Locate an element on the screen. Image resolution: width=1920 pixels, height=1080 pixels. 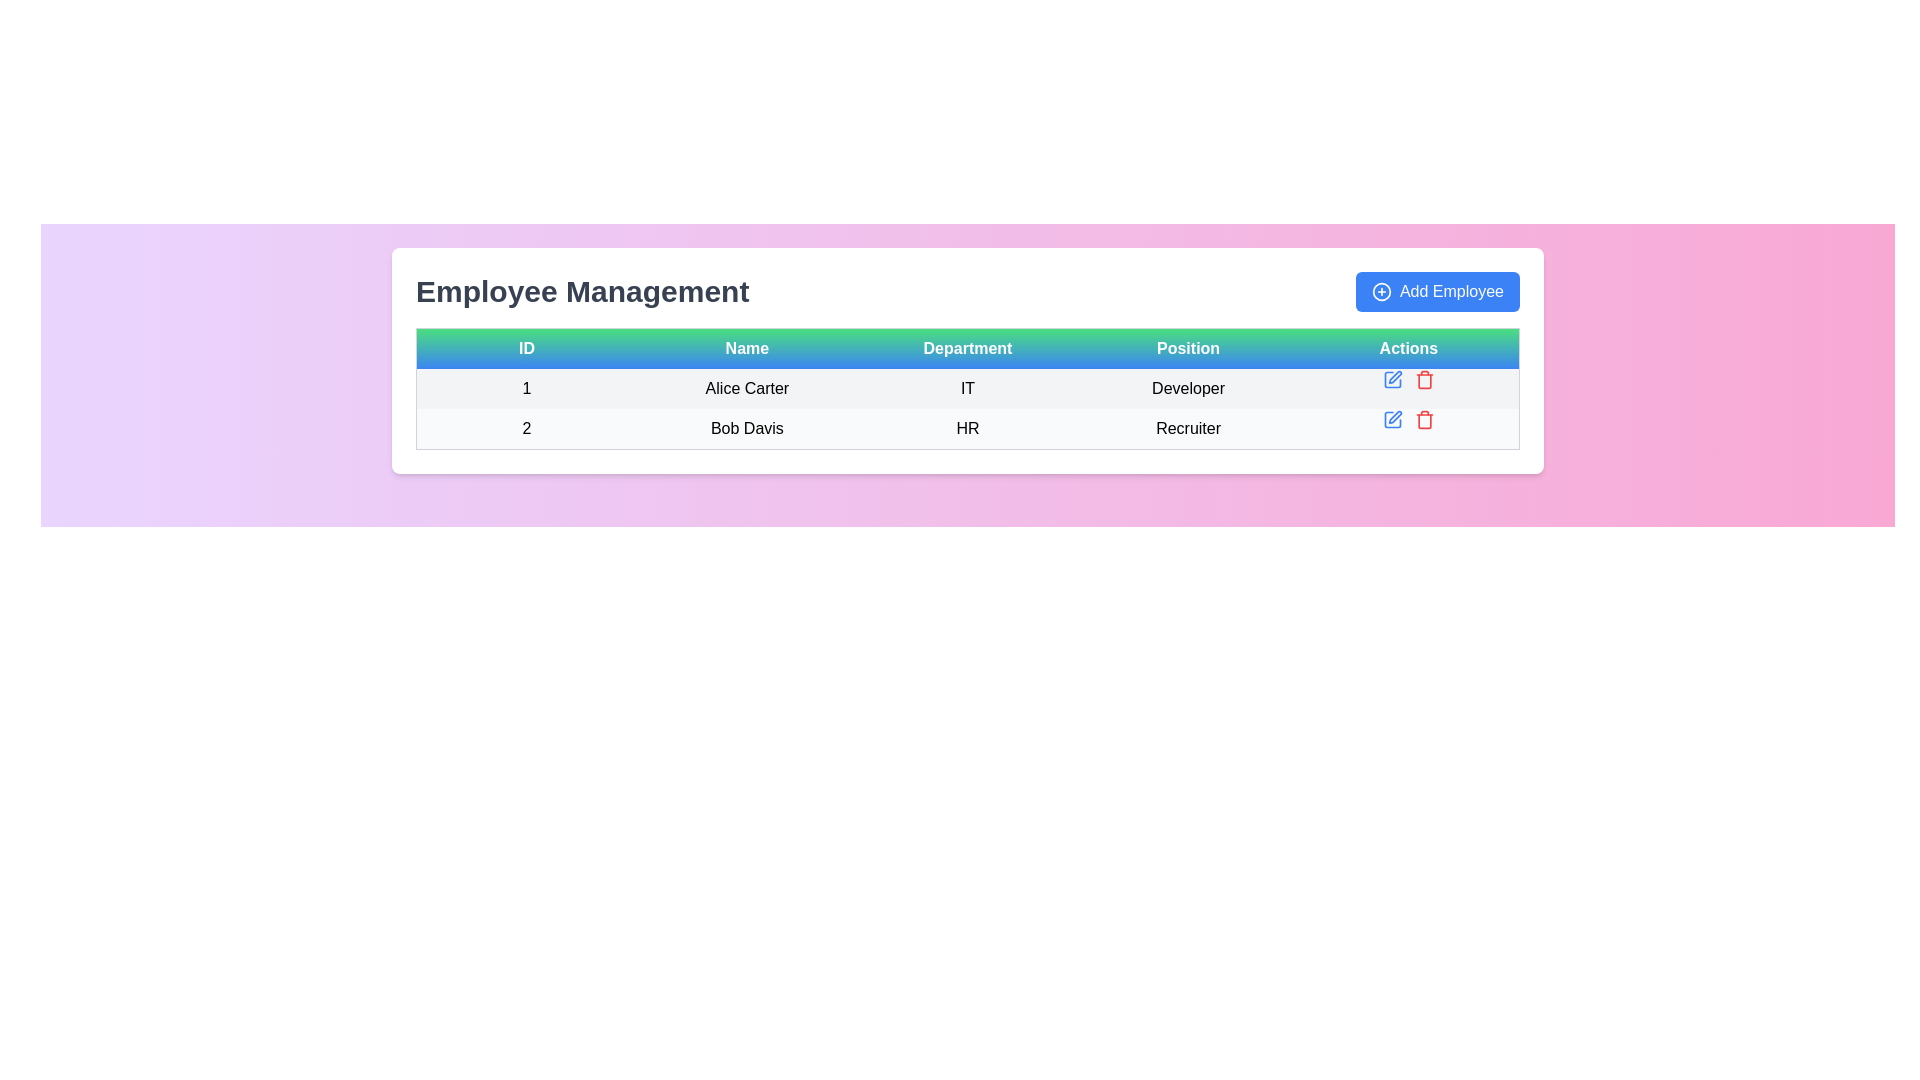
the delete icon in the Interactive Icon Group located in the last column of the second row under the 'Actions' header, aligned with the 'Bob Davis' row is located at coordinates (1407, 419).